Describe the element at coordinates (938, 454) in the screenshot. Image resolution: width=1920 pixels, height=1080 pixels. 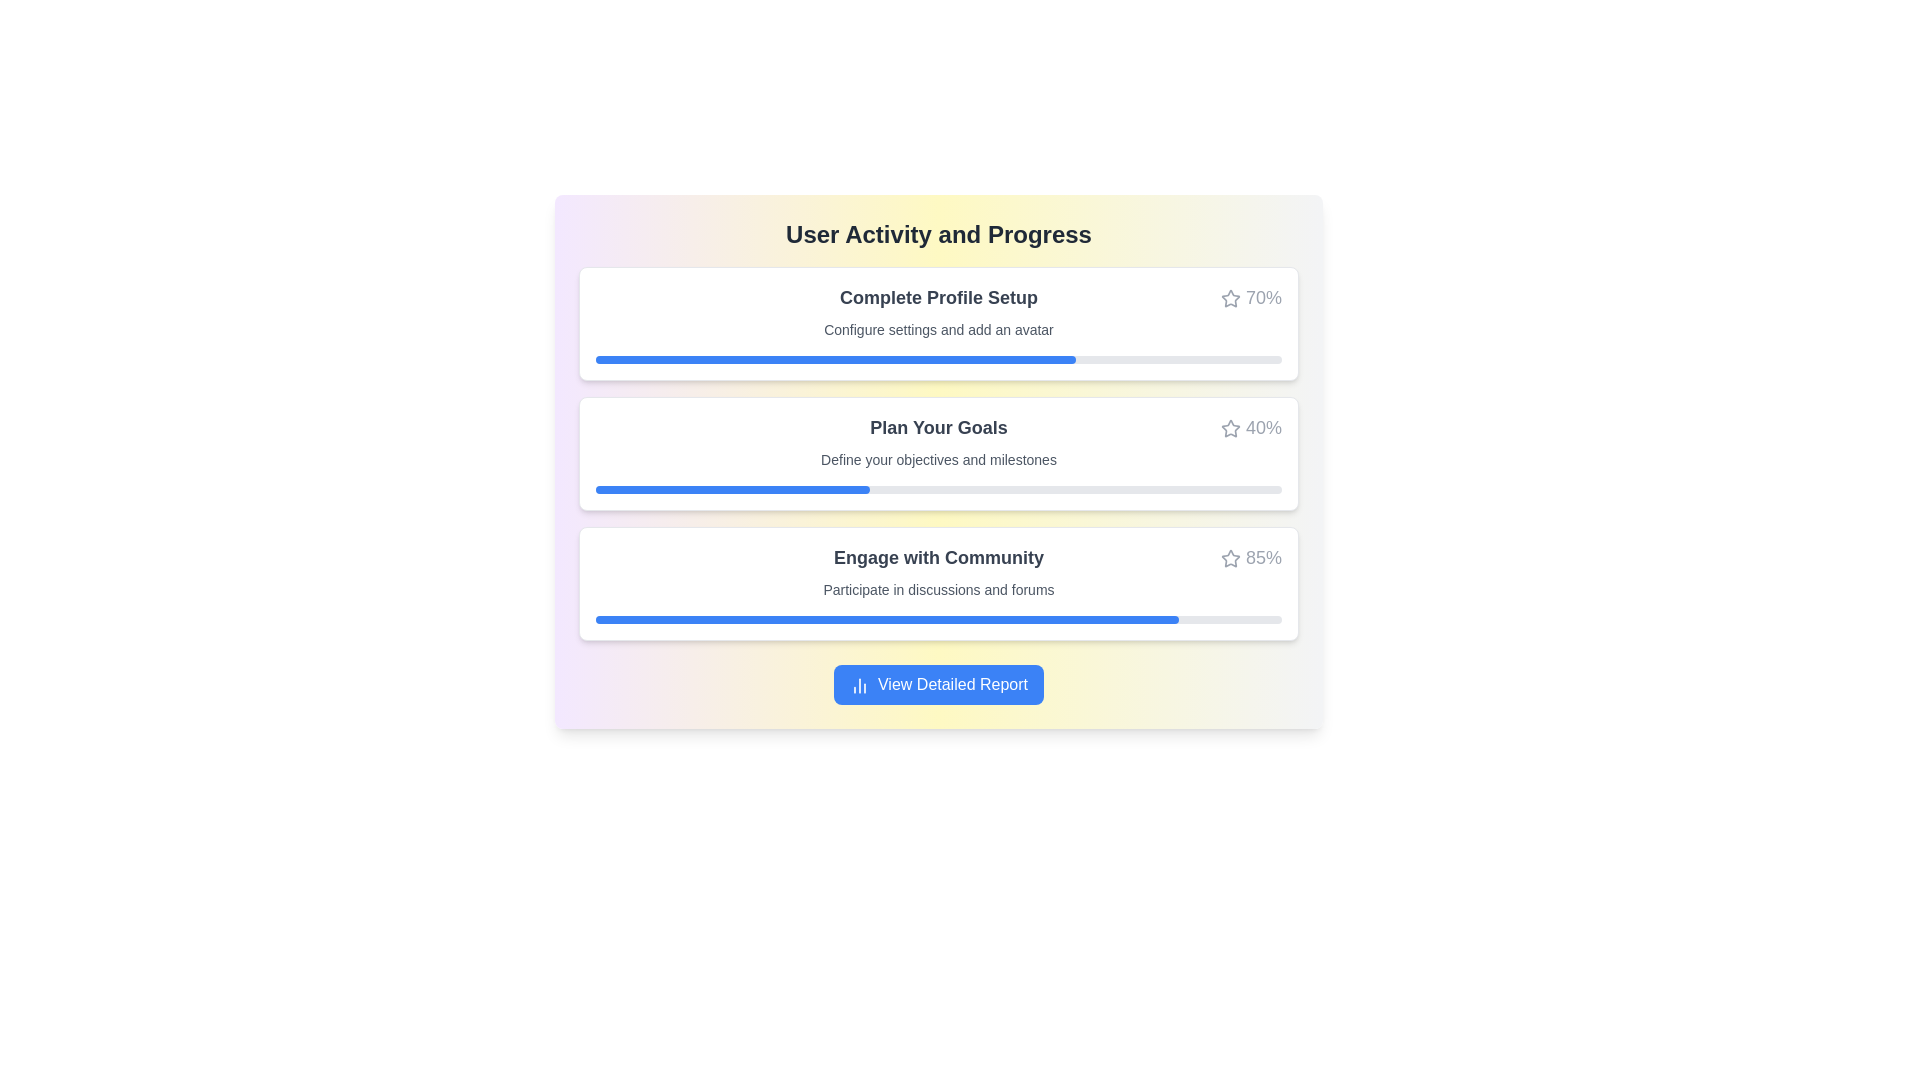
I see `title and details of the progress tracking card element, which is the second card in a vertical list, displaying completion percentage and progress status` at that location.